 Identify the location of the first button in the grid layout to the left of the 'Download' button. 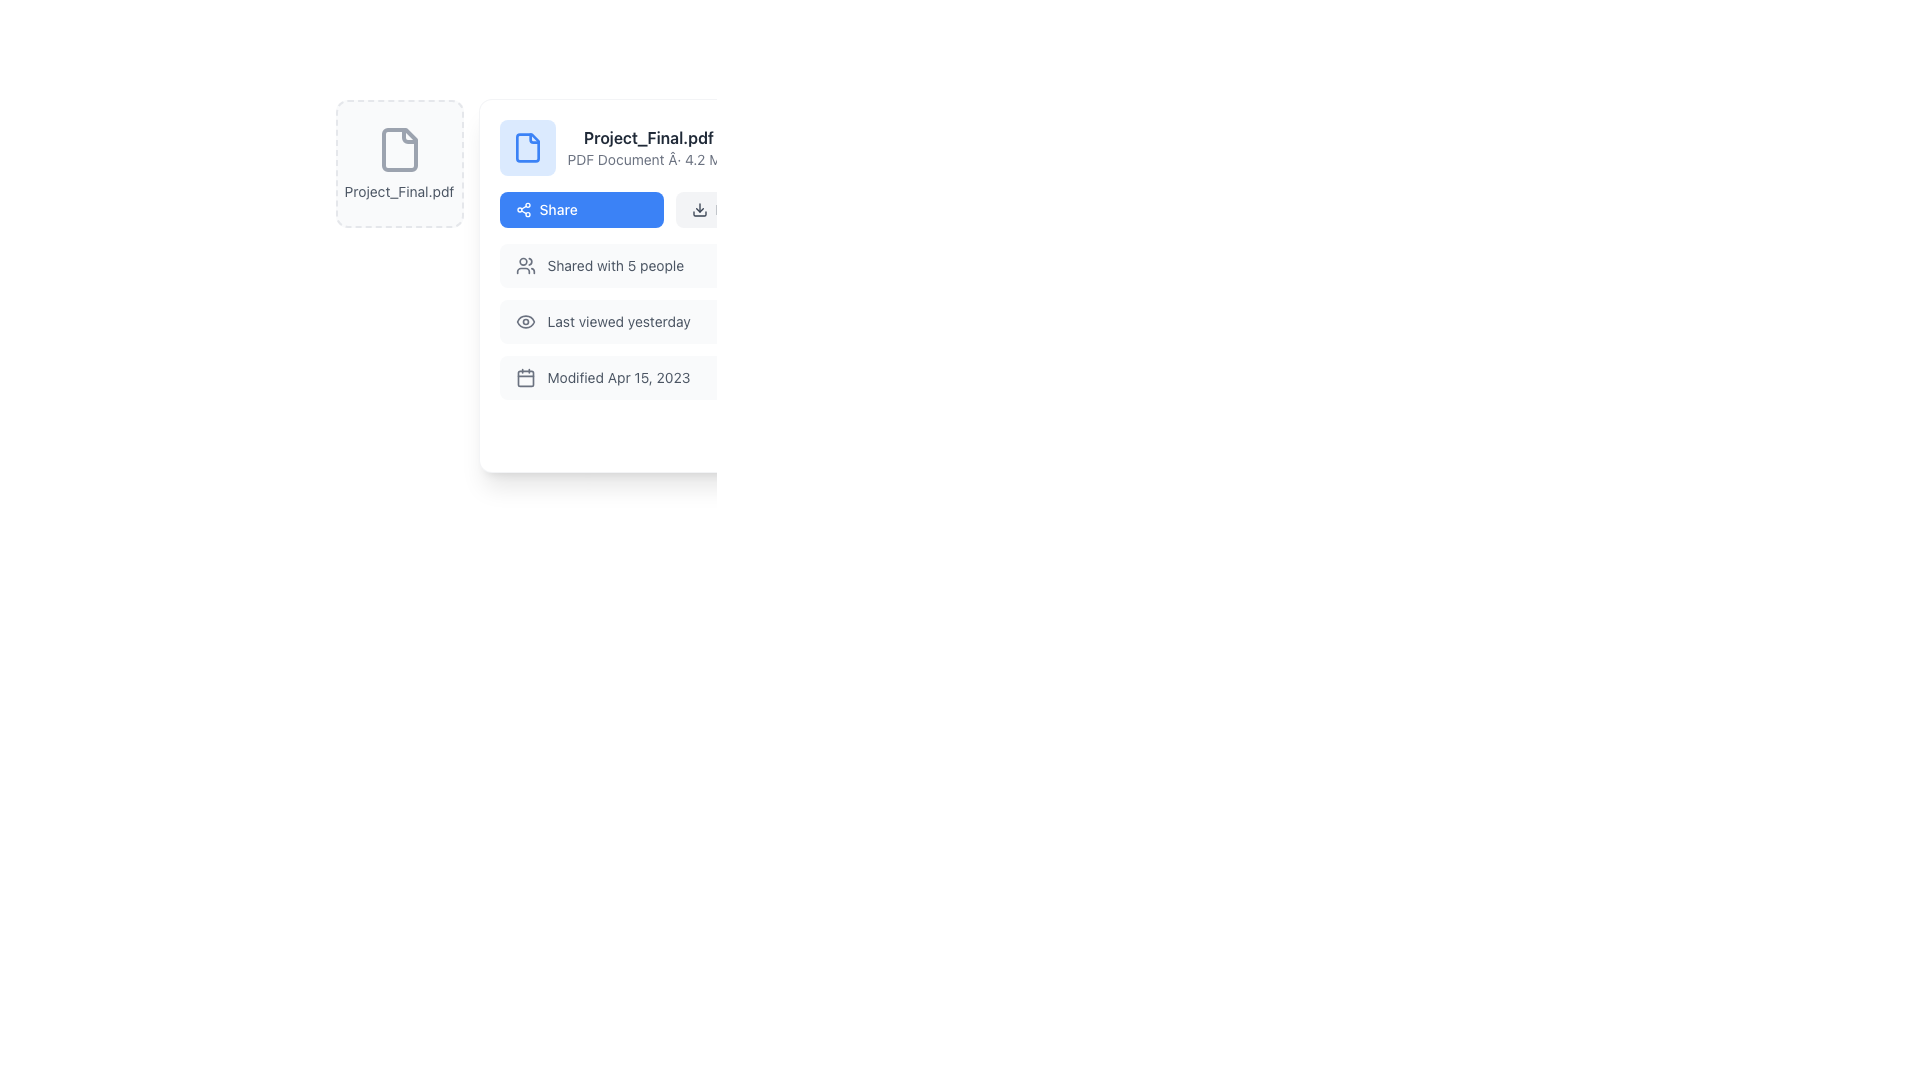
(580, 209).